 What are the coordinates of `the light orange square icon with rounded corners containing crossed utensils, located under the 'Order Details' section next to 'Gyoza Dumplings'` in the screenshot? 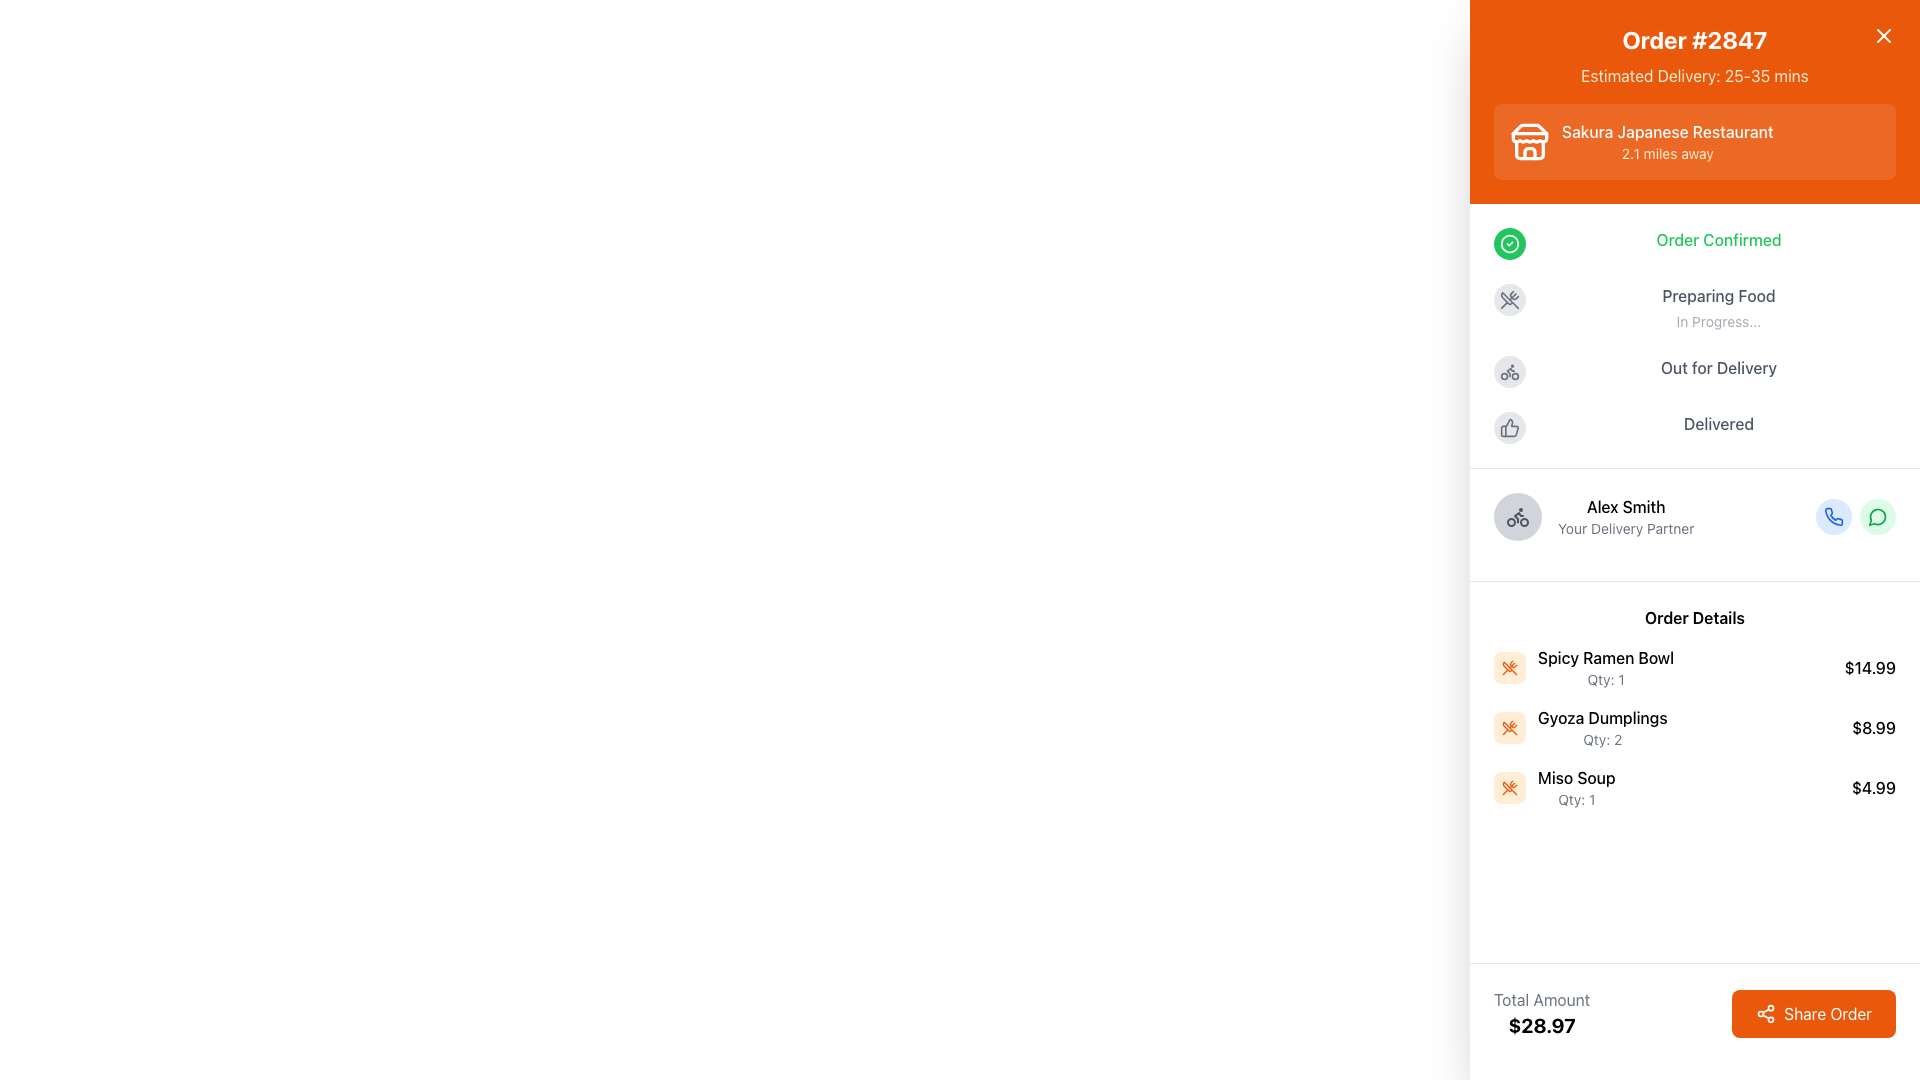 It's located at (1510, 728).